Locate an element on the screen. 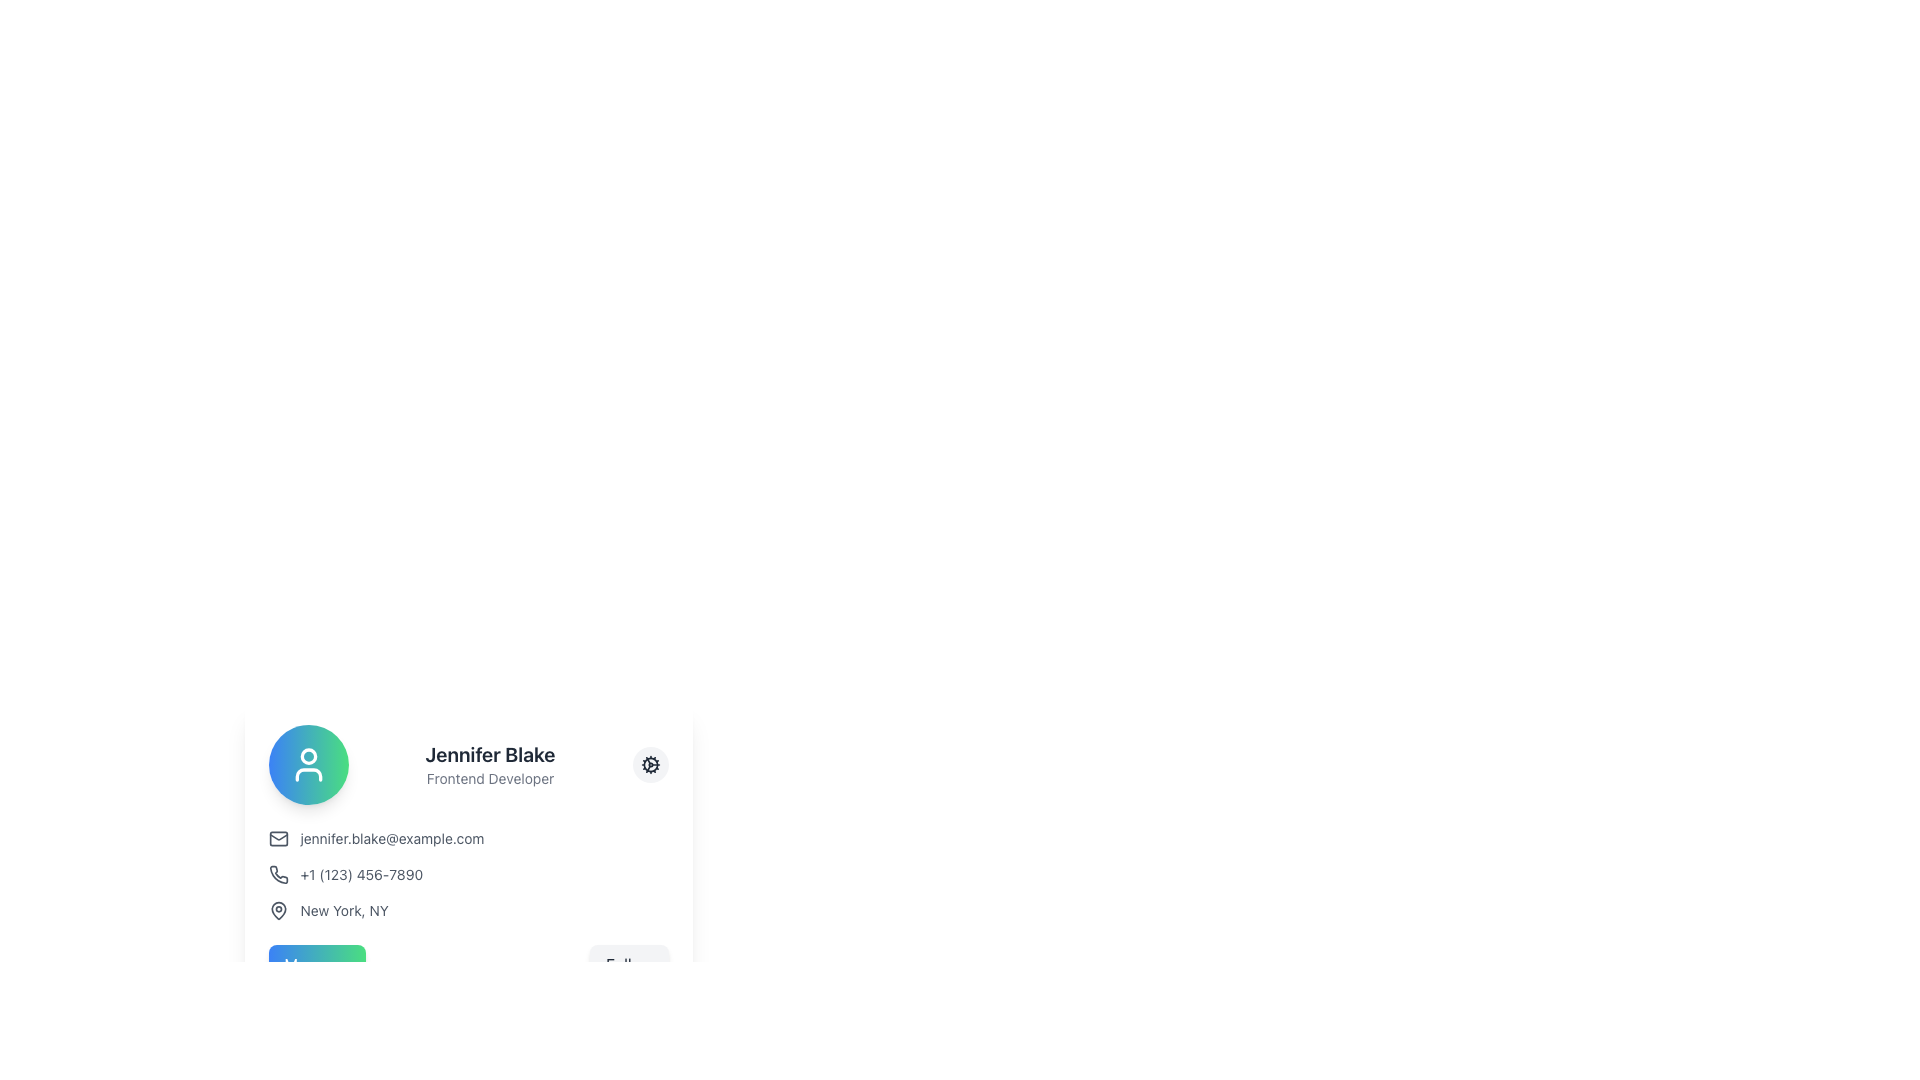  the SVG Circle element, which is centrally located within the profile image icon on the top left corner of the user information card is located at coordinates (307, 756).